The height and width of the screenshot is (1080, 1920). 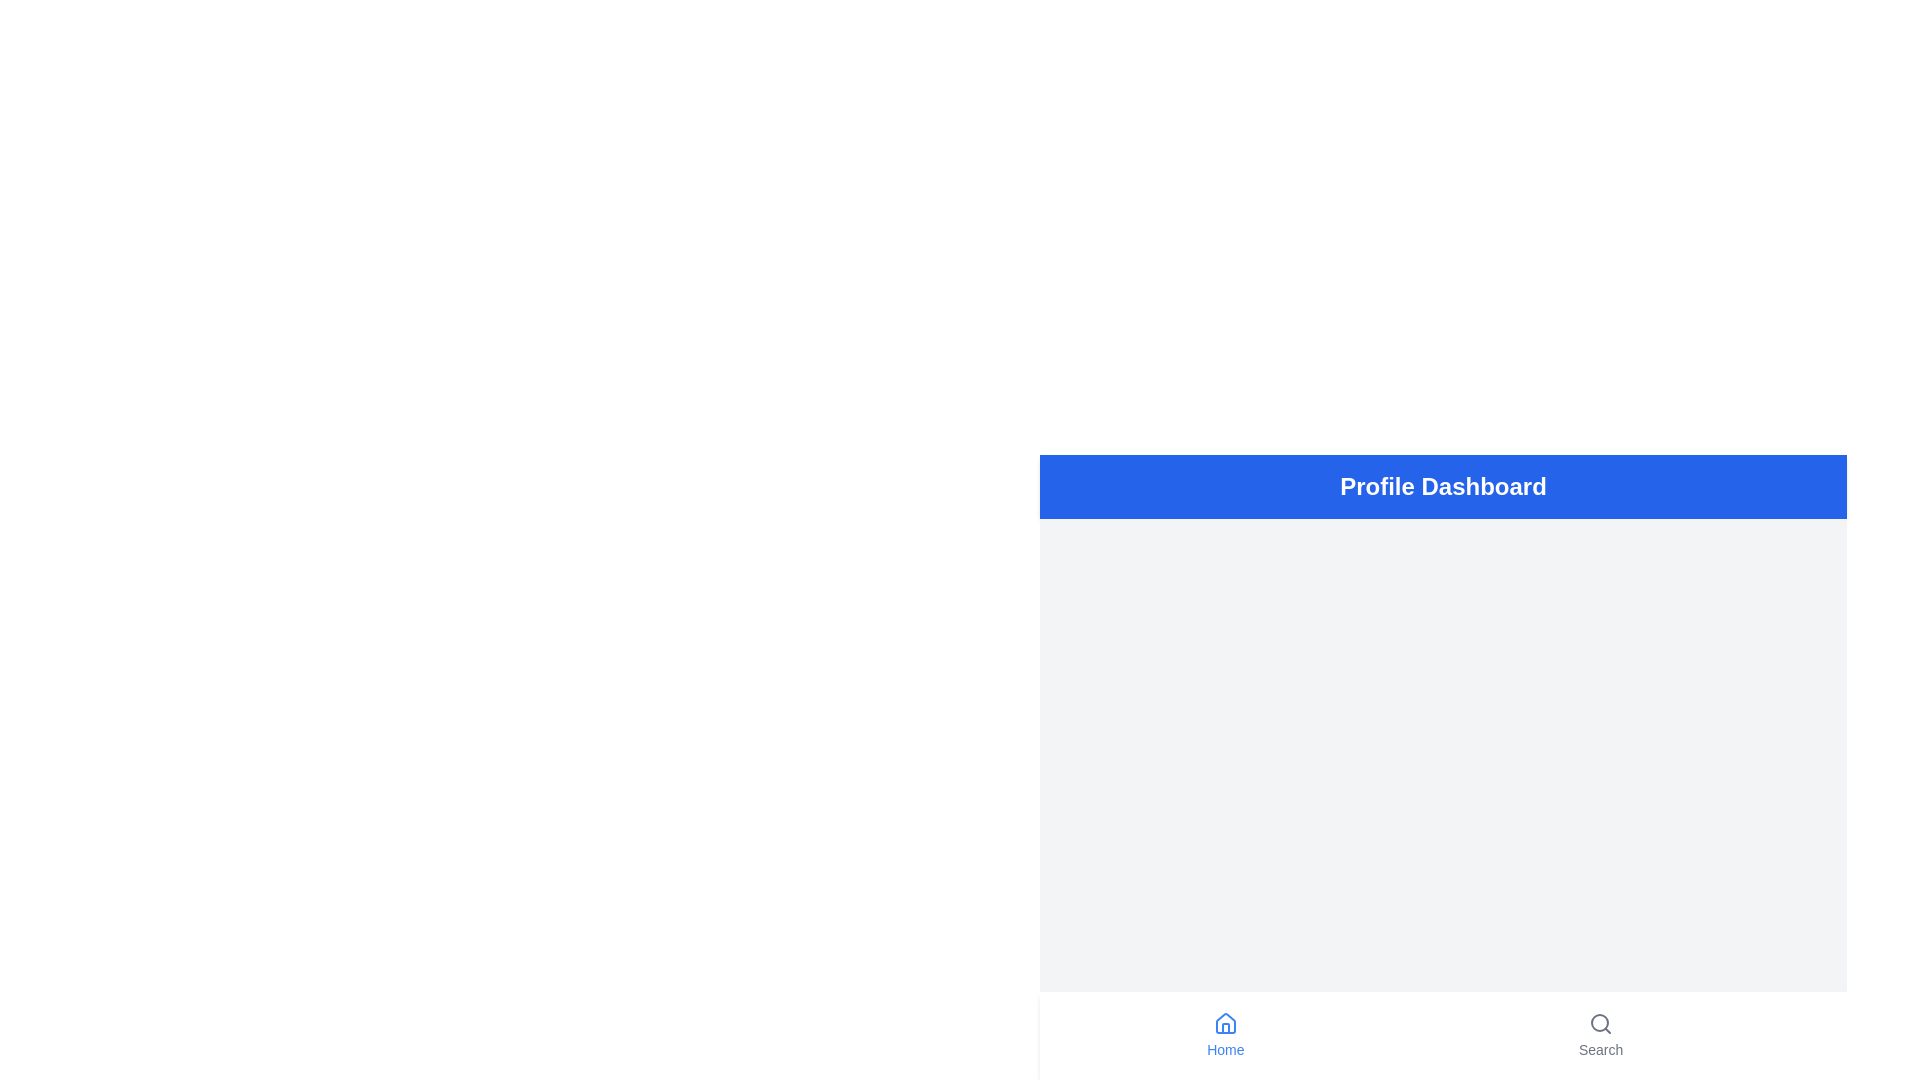 What do you see at coordinates (1224, 1035) in the screenshot?
I see `the 'Home' button located at the bottom navigation bar, which displays a house icon and the text 'Home' styled in blue` at bounding box center [1224, 1035].